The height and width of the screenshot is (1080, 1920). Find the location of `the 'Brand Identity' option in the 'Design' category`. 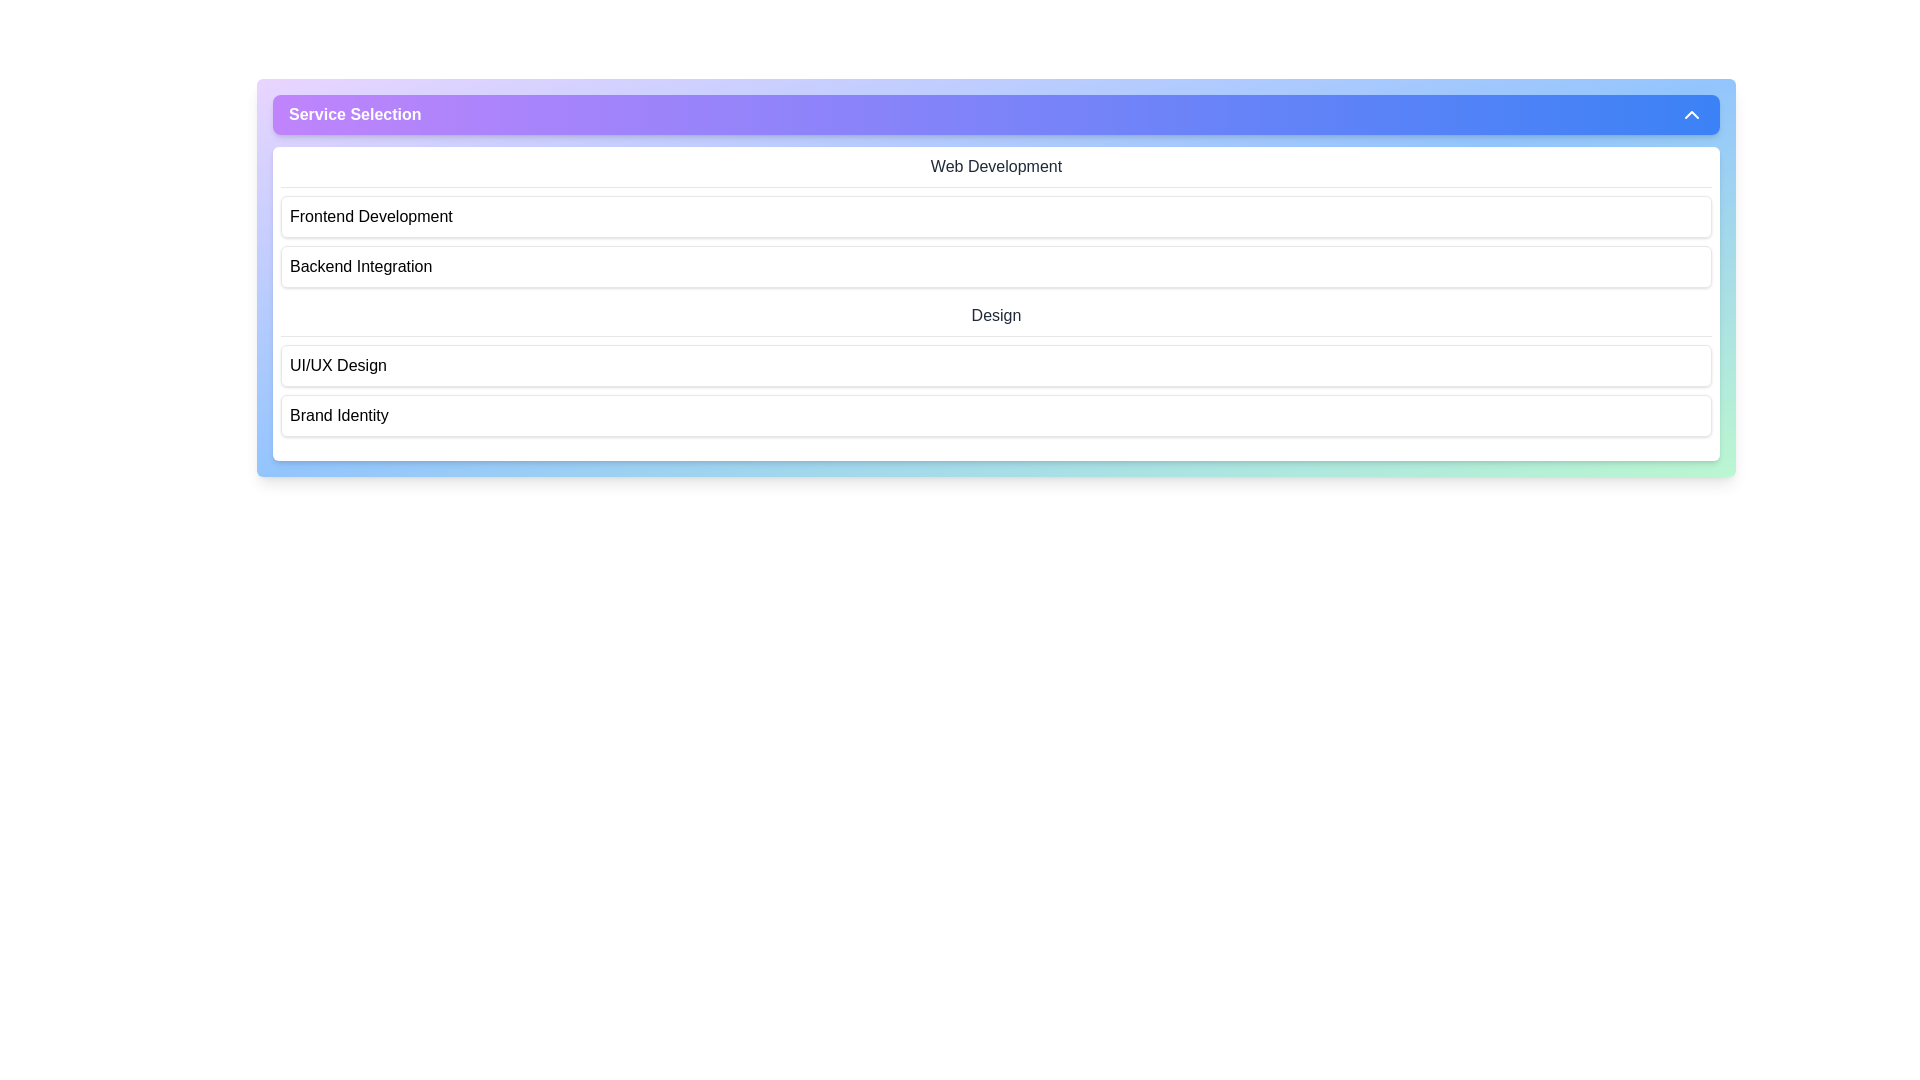

the 'Brand Identity' option in the 'Design' category is located at coordinates (996, 415).